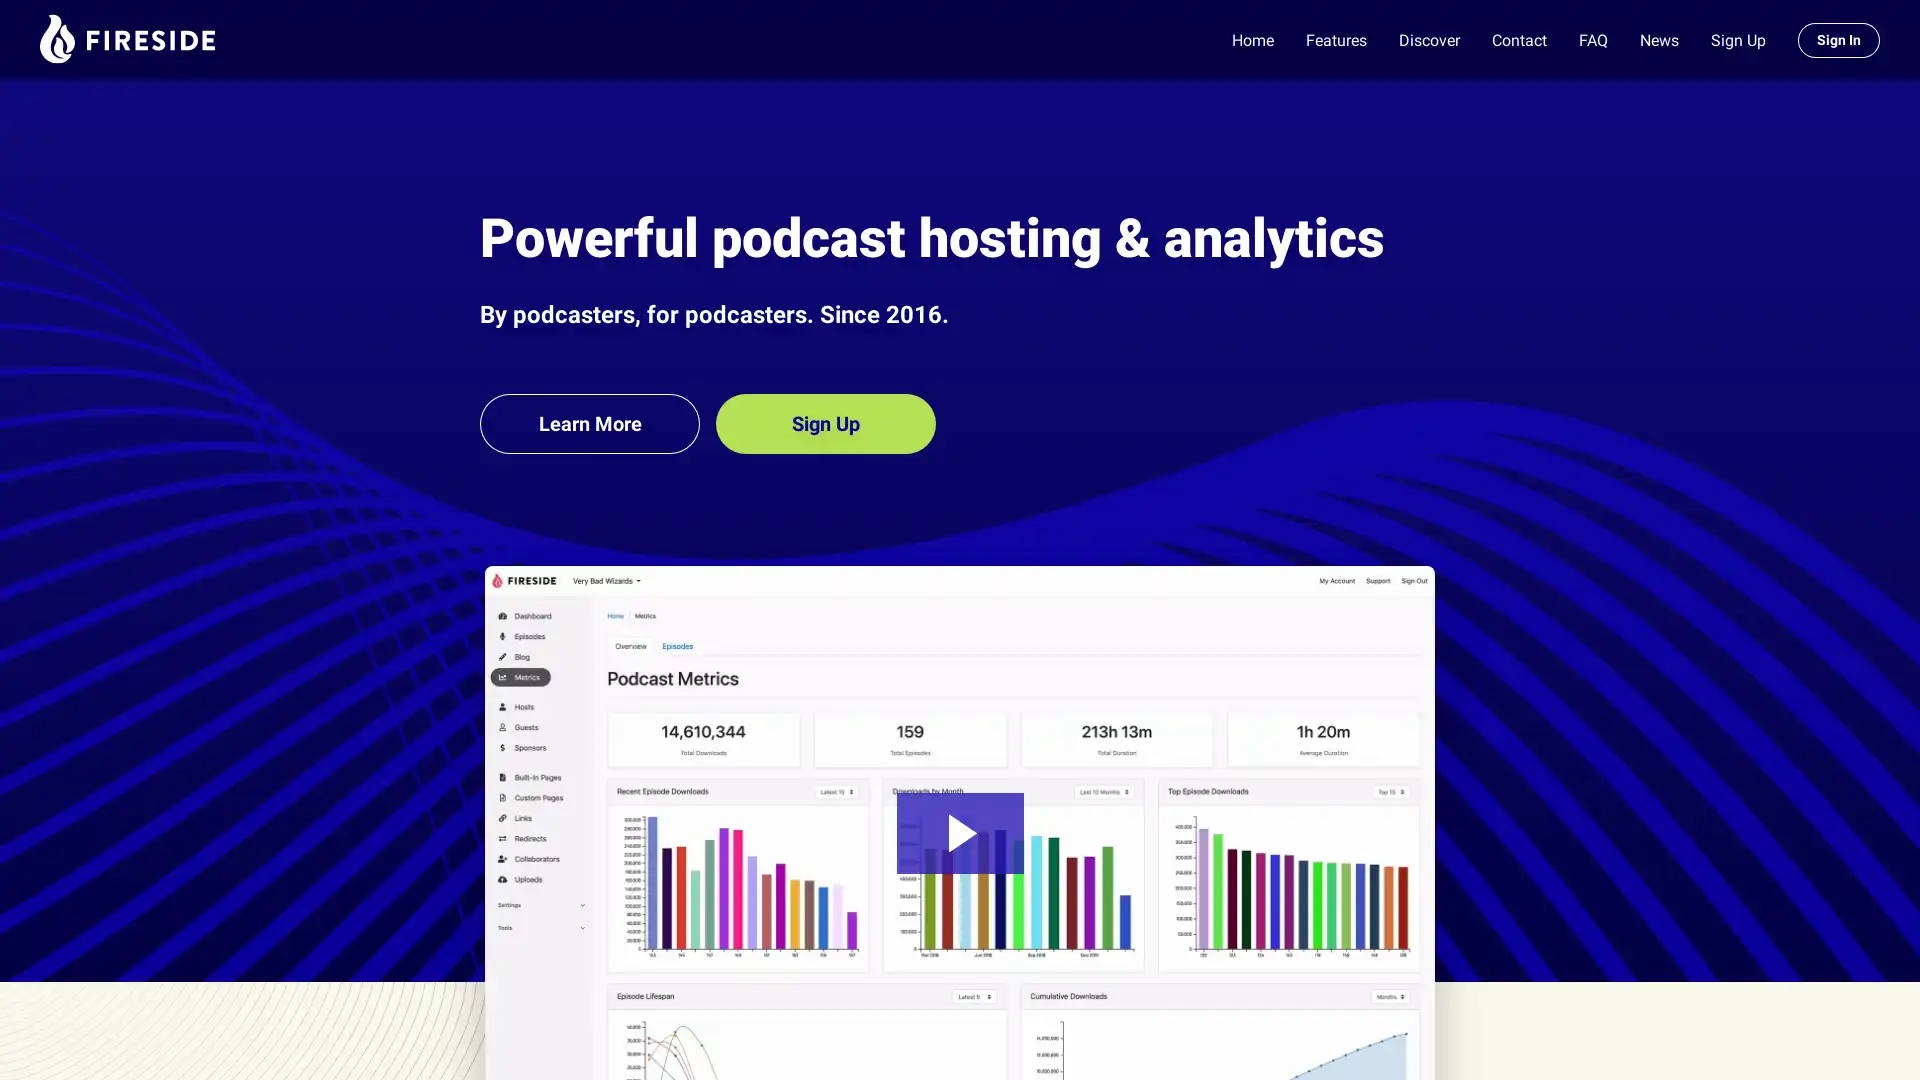 The image size is (1920, 1080). Describe the element at coordinates (958, 832) in the screenshot. I see `Play` at that location.